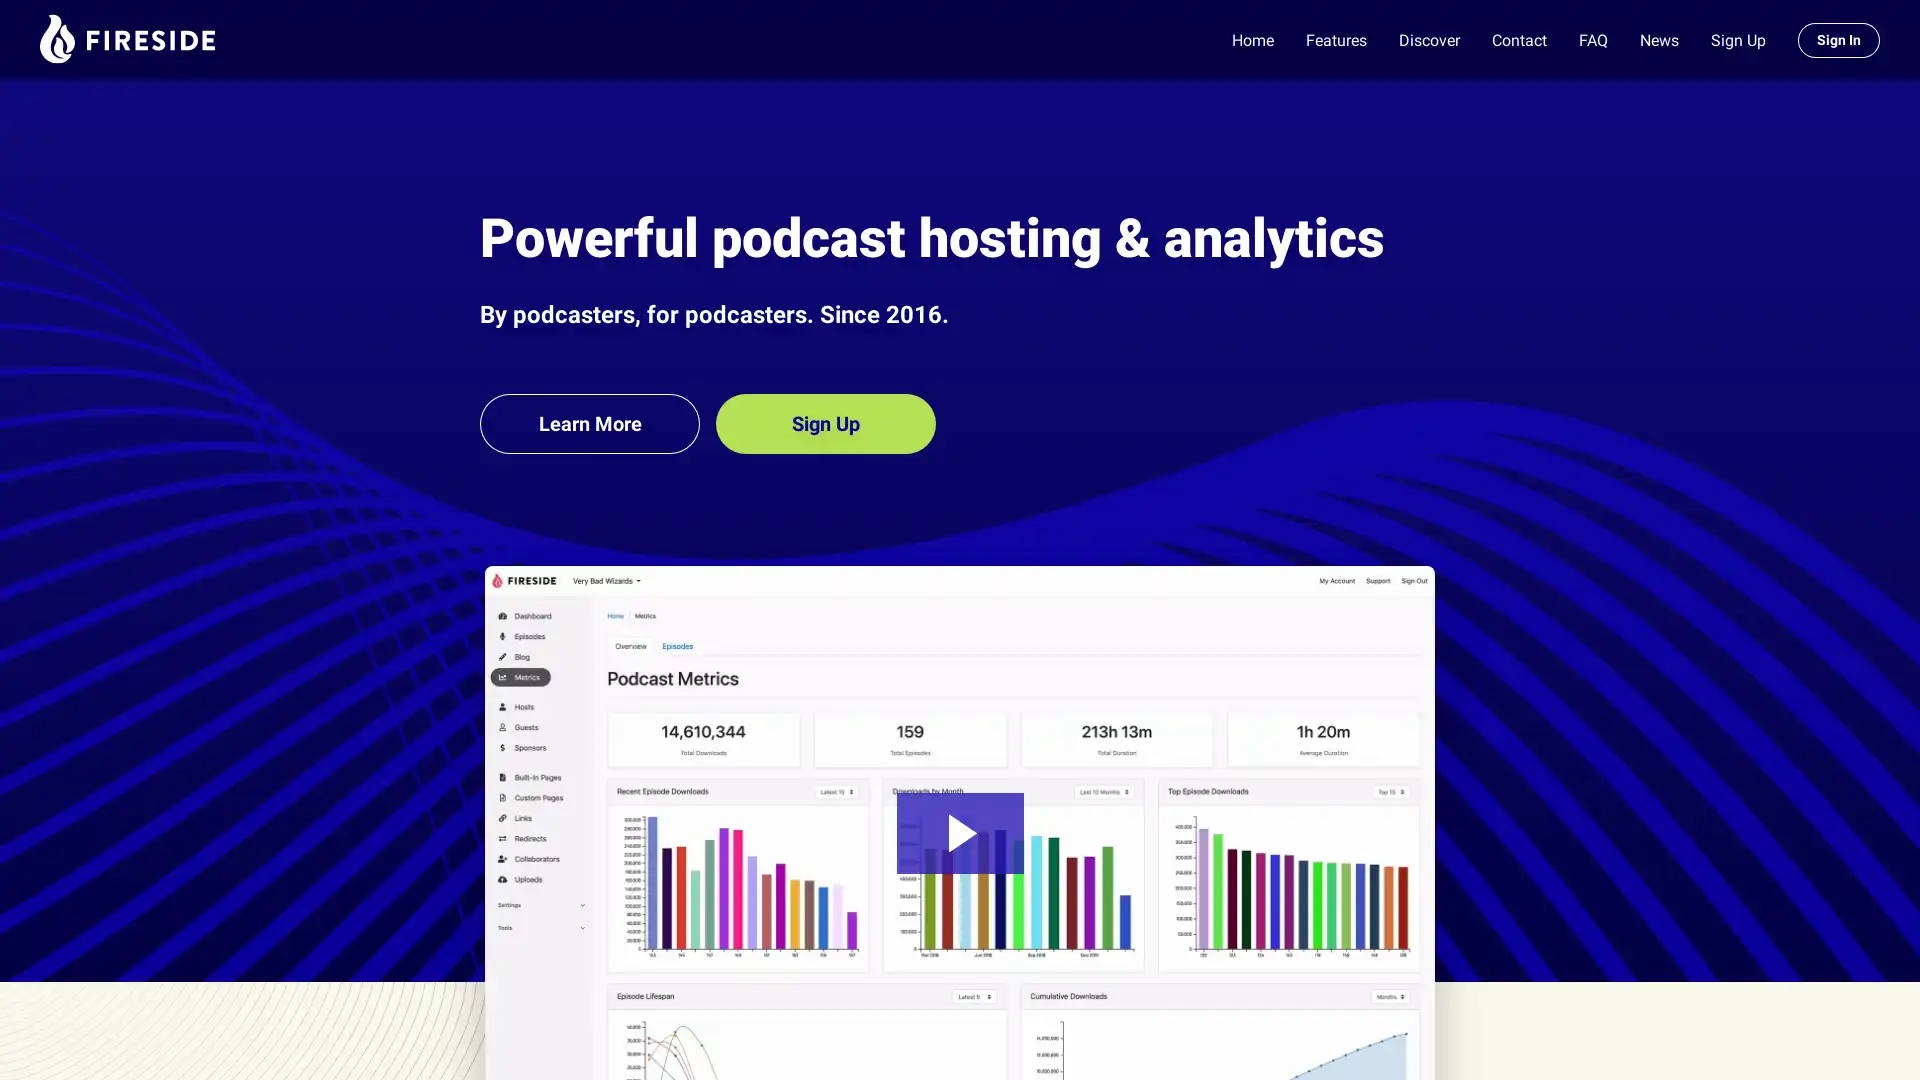 The image size is (1920, 1080). Describe the element at coordinates (958, 832) in the screenshot. I see `Play` at that location.